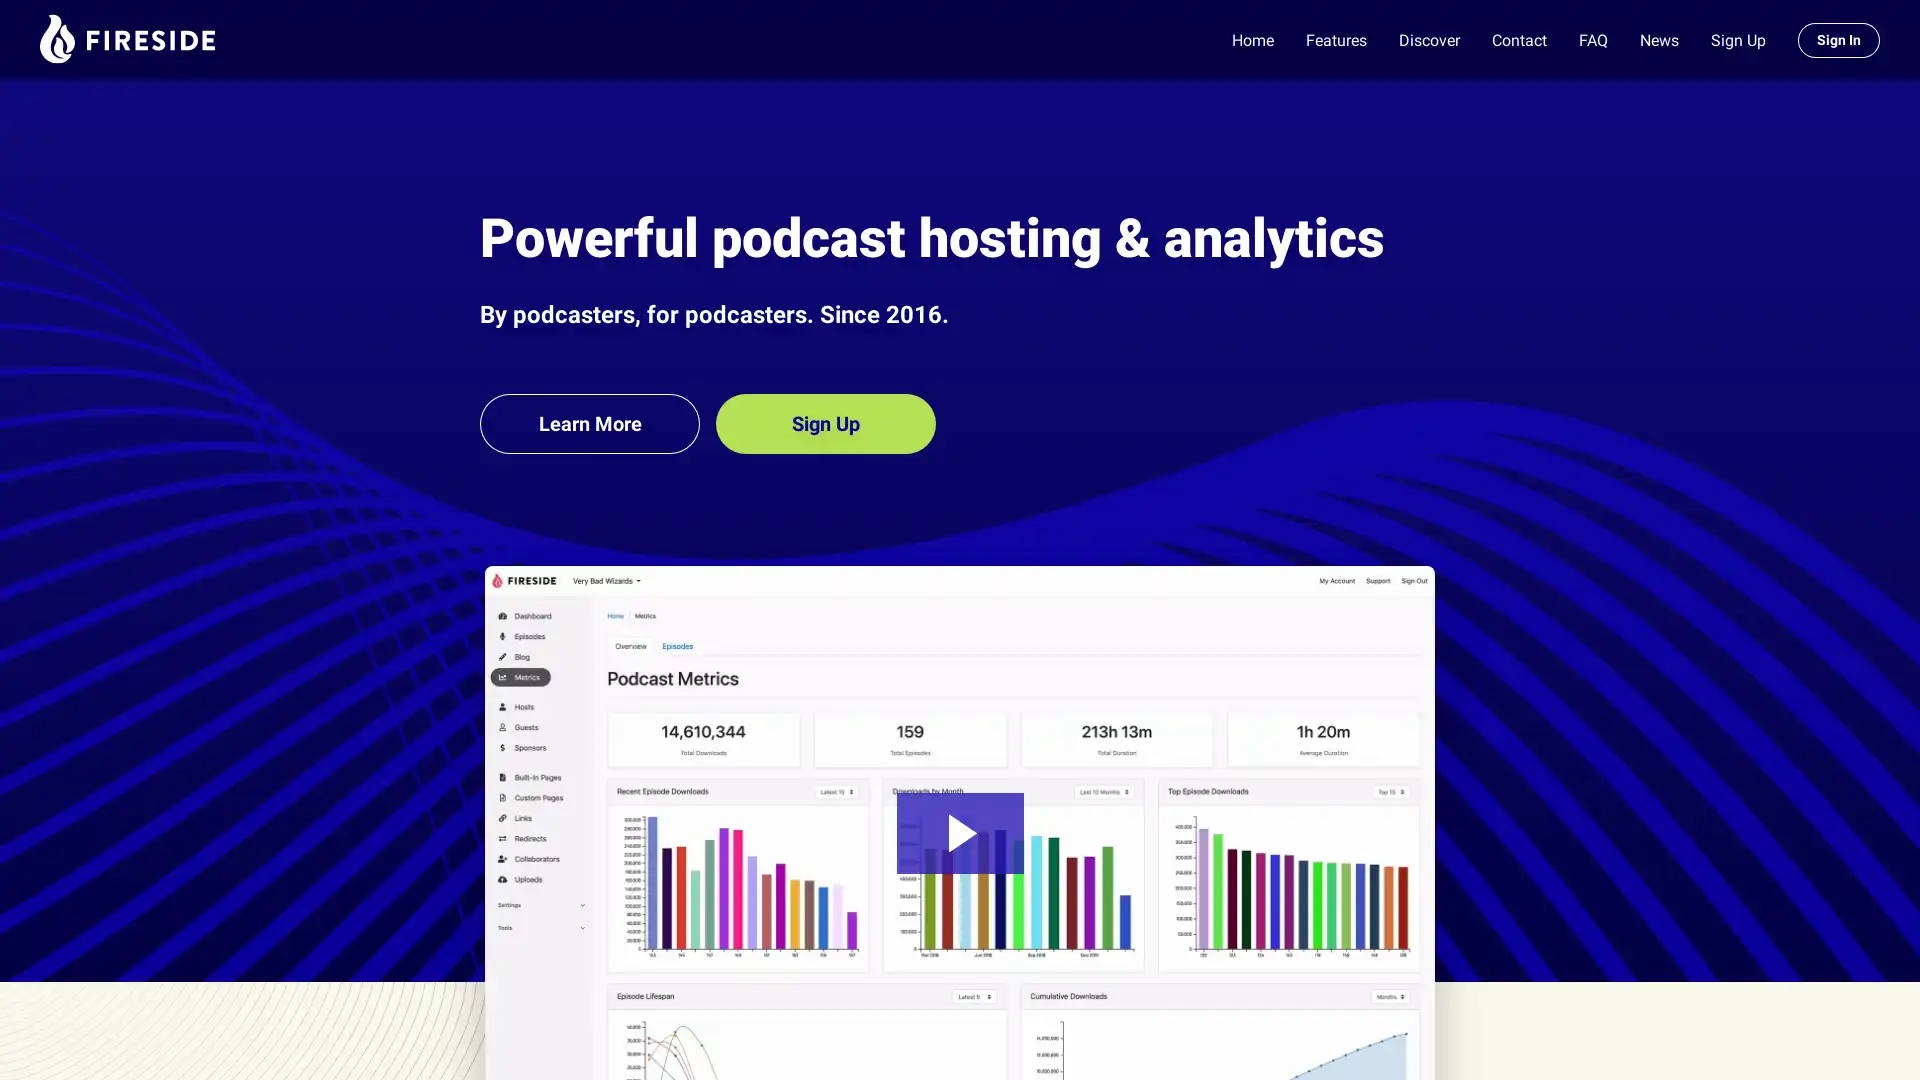 The image size is (1920, 1080). Describe the element at coordinates (958, 832) in the screenshot. I see `Play` at that location.